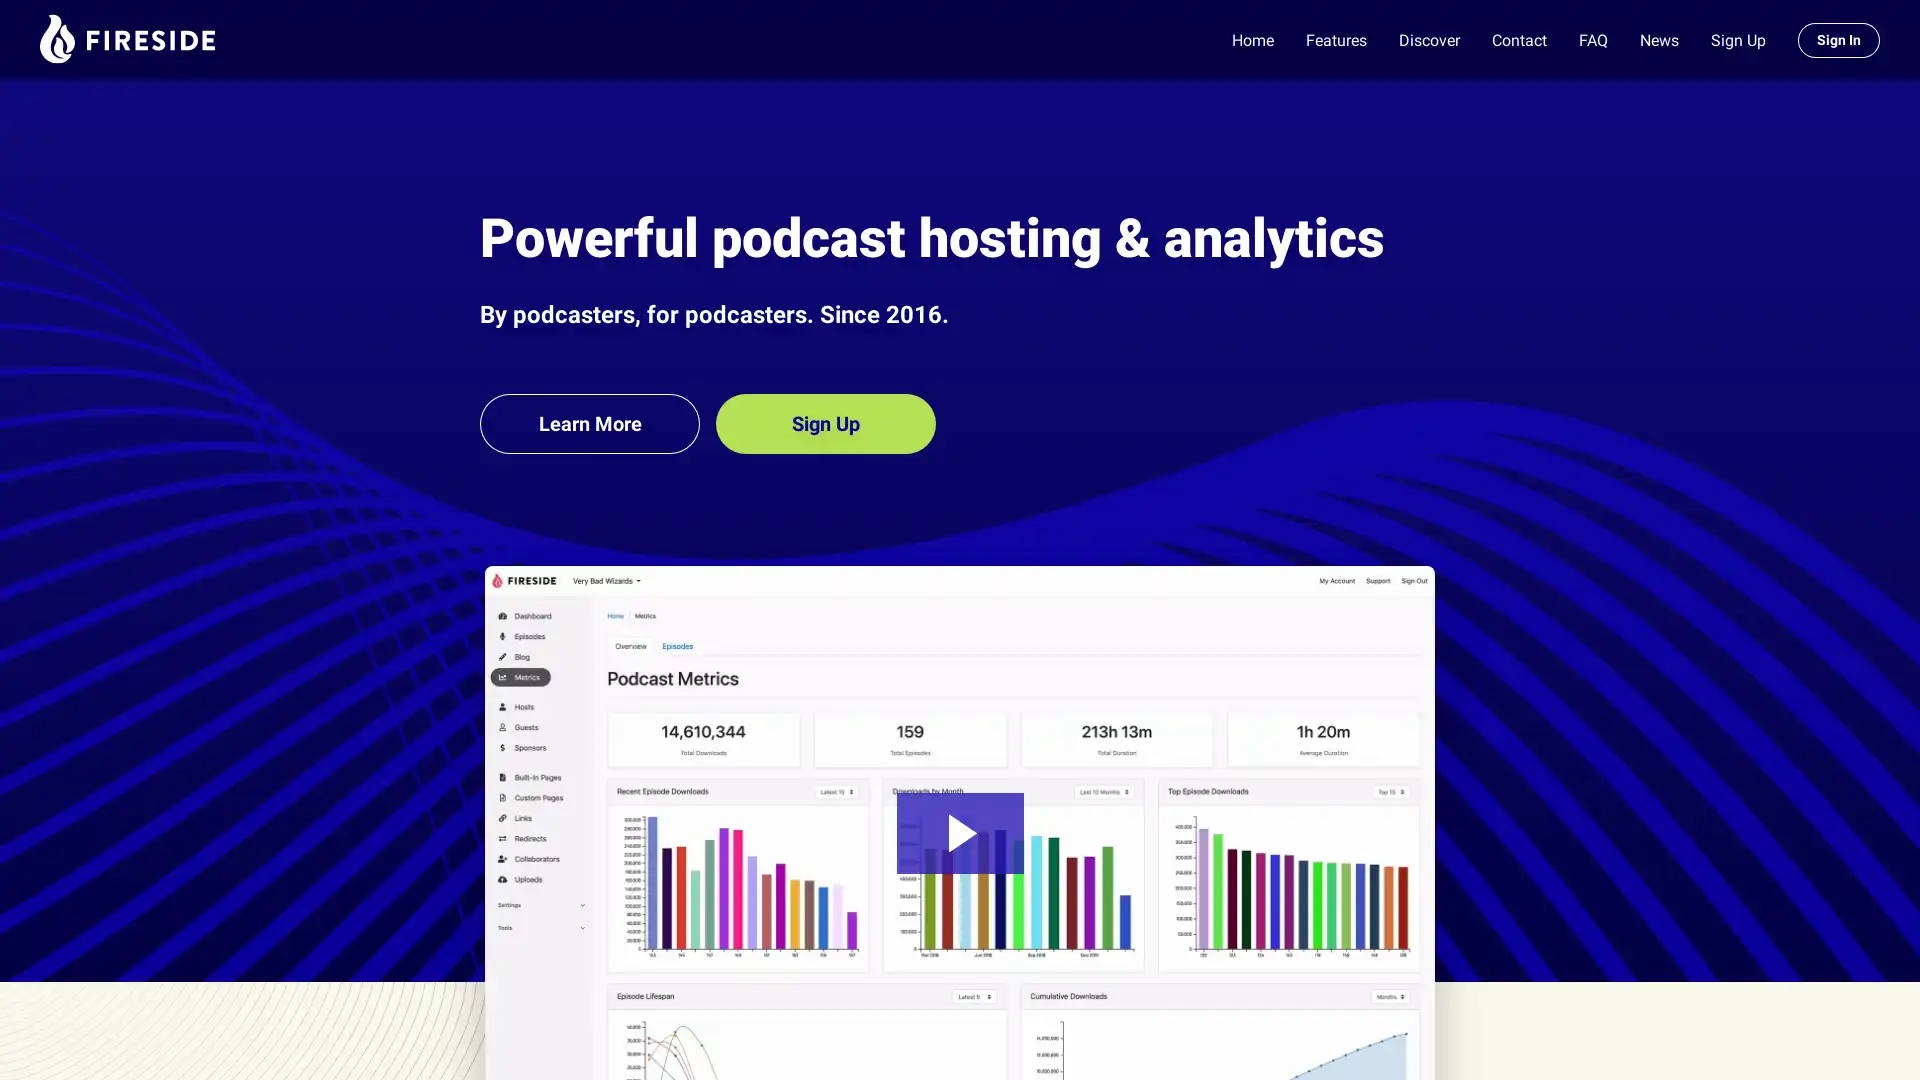 The image size is (1920, 1080). Describe the element at coordinates (958, 832) in the screenshot. I see `Play` at that location.